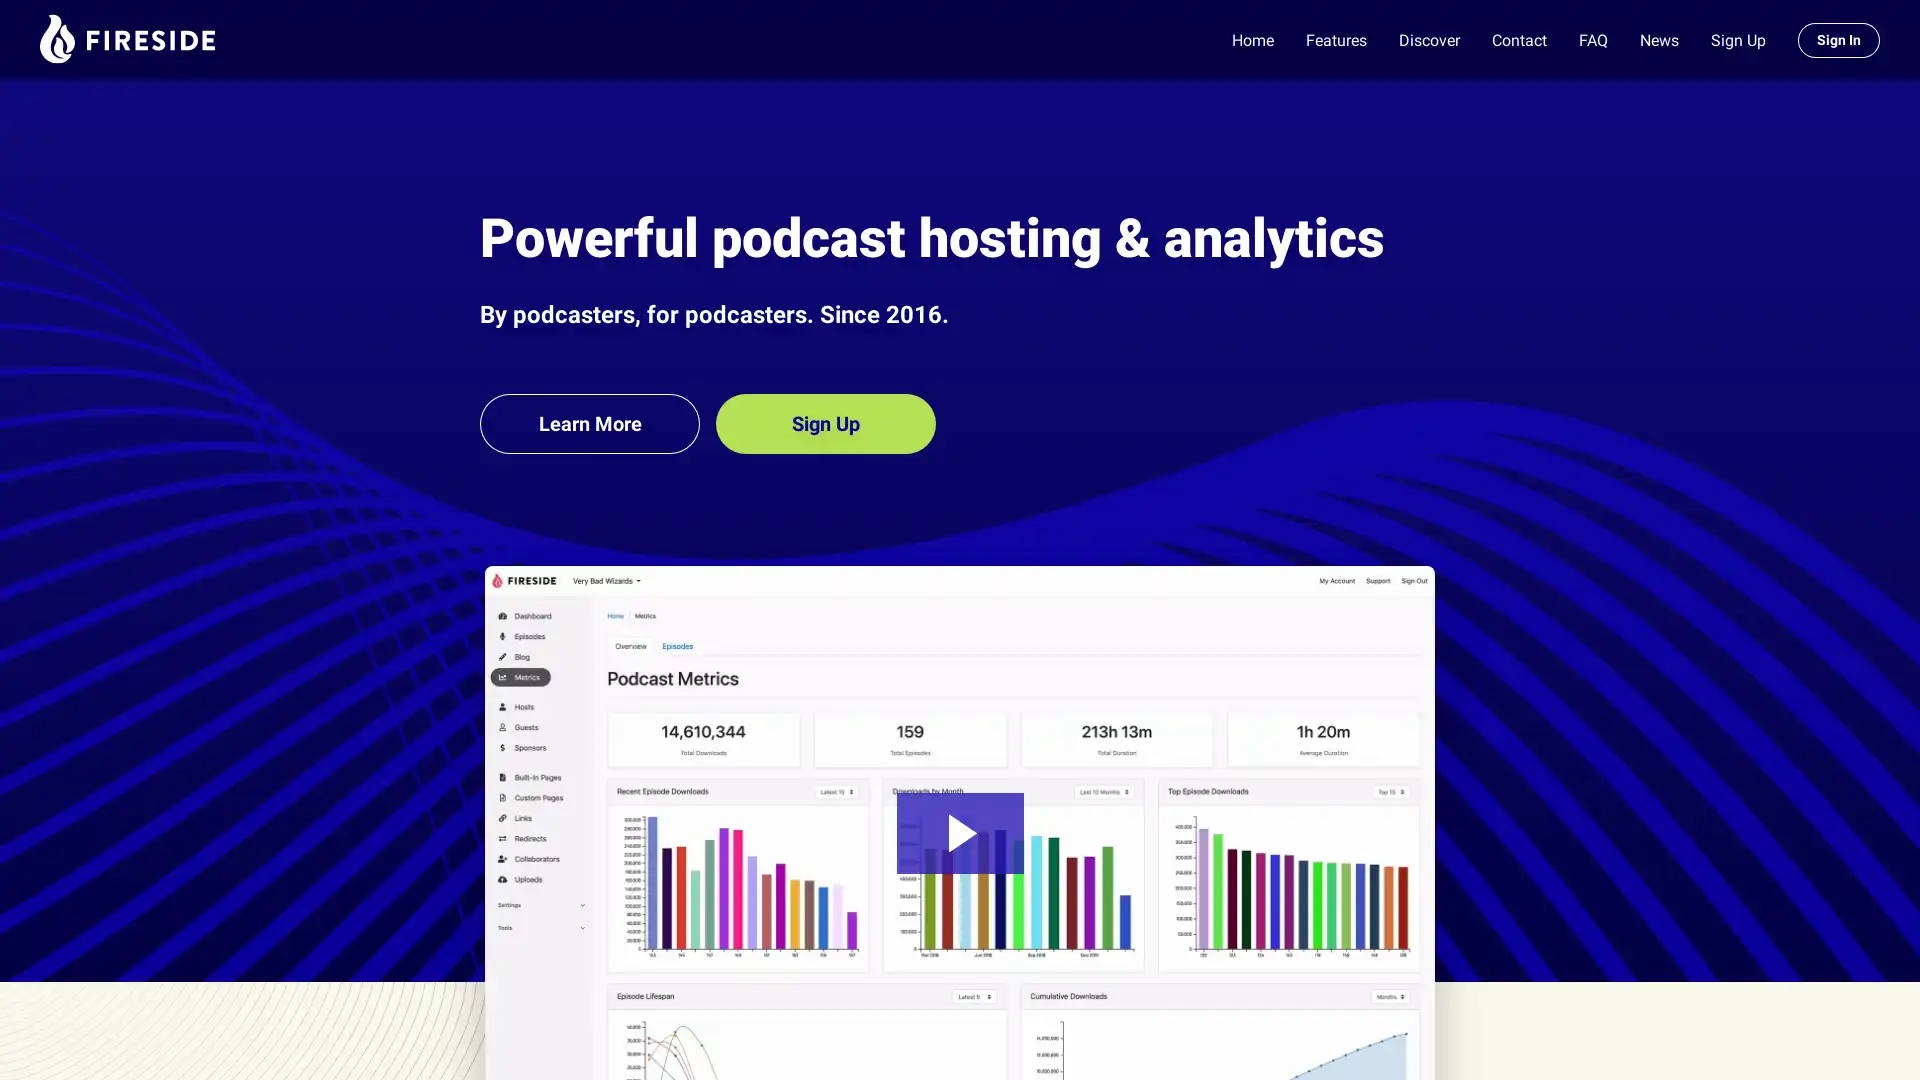 The image size is (1920, 1080). Describe the element at coordinates (958, 832) in the screenshot. I see `Play` at that location.